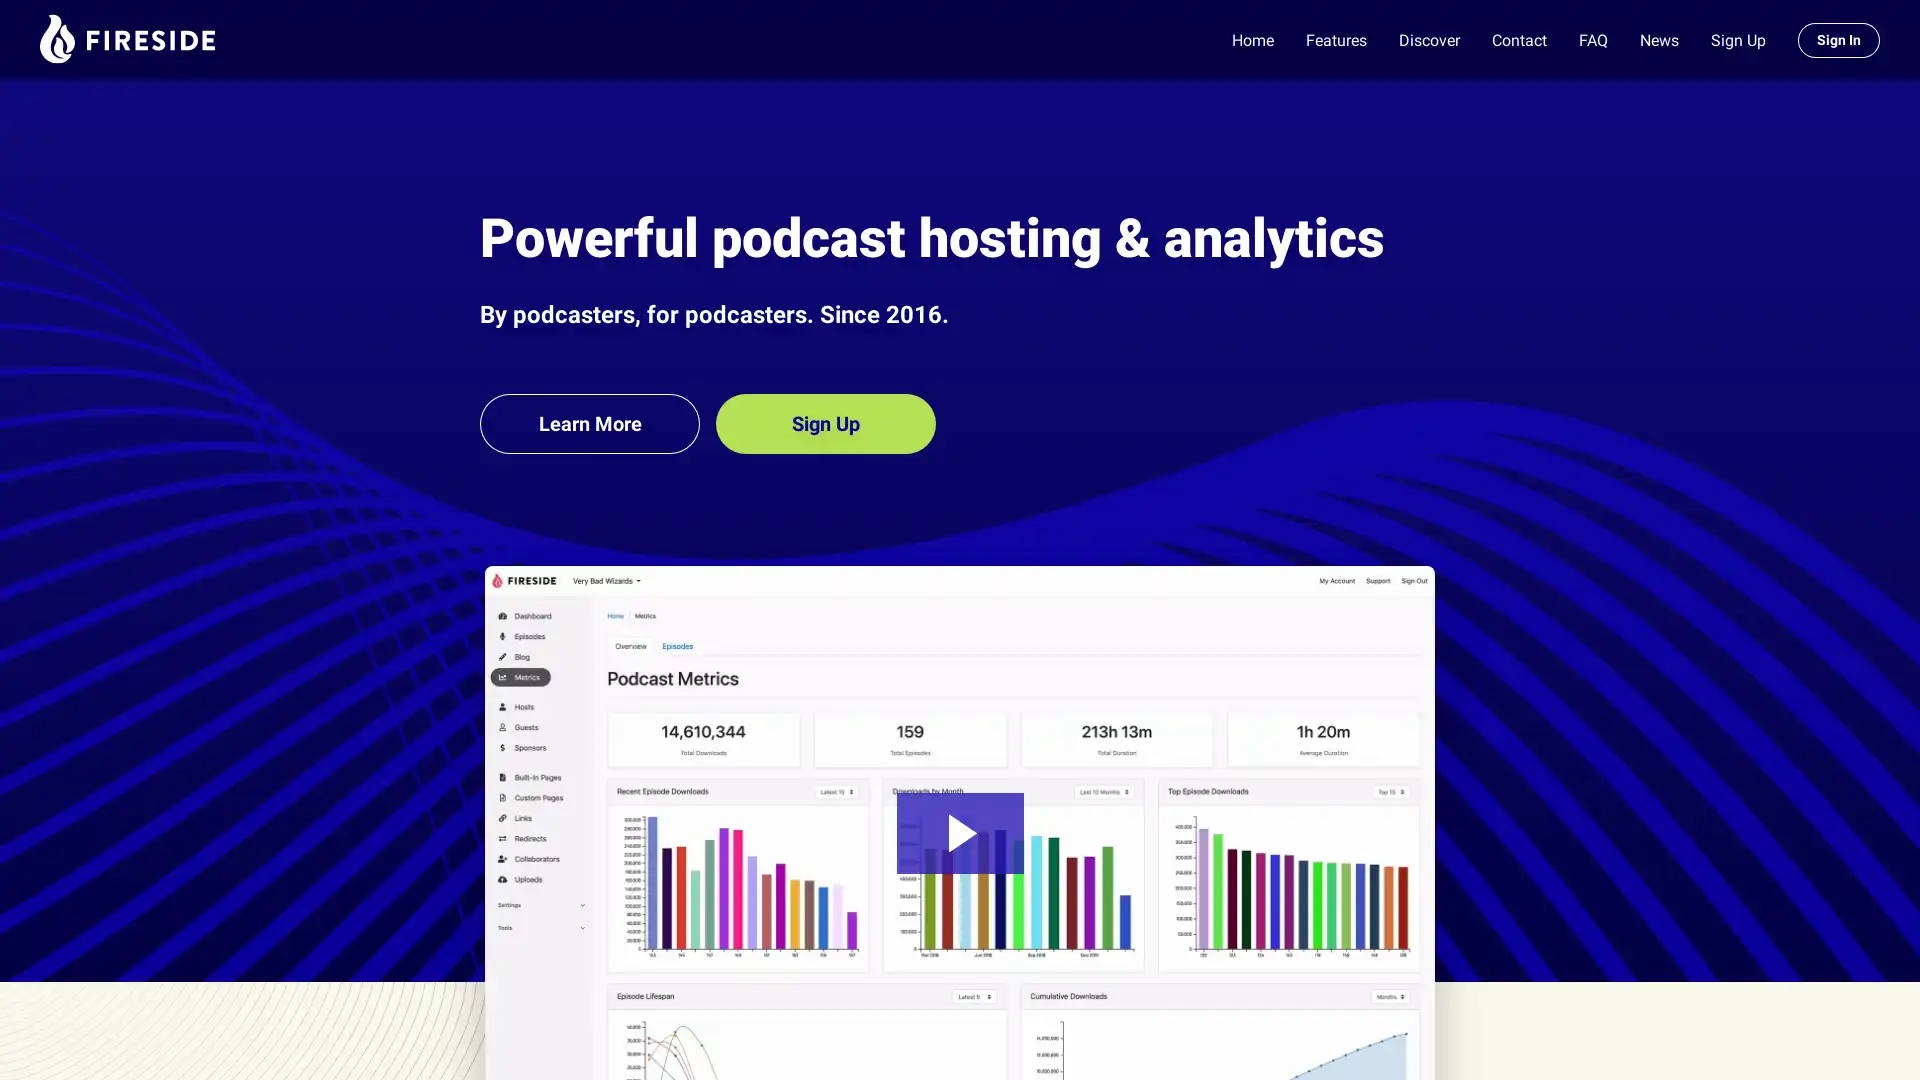 The image size is (1920, 1080). Describe the element at coordinates (958, 832) in the screenshot. I see `Play` at that location.